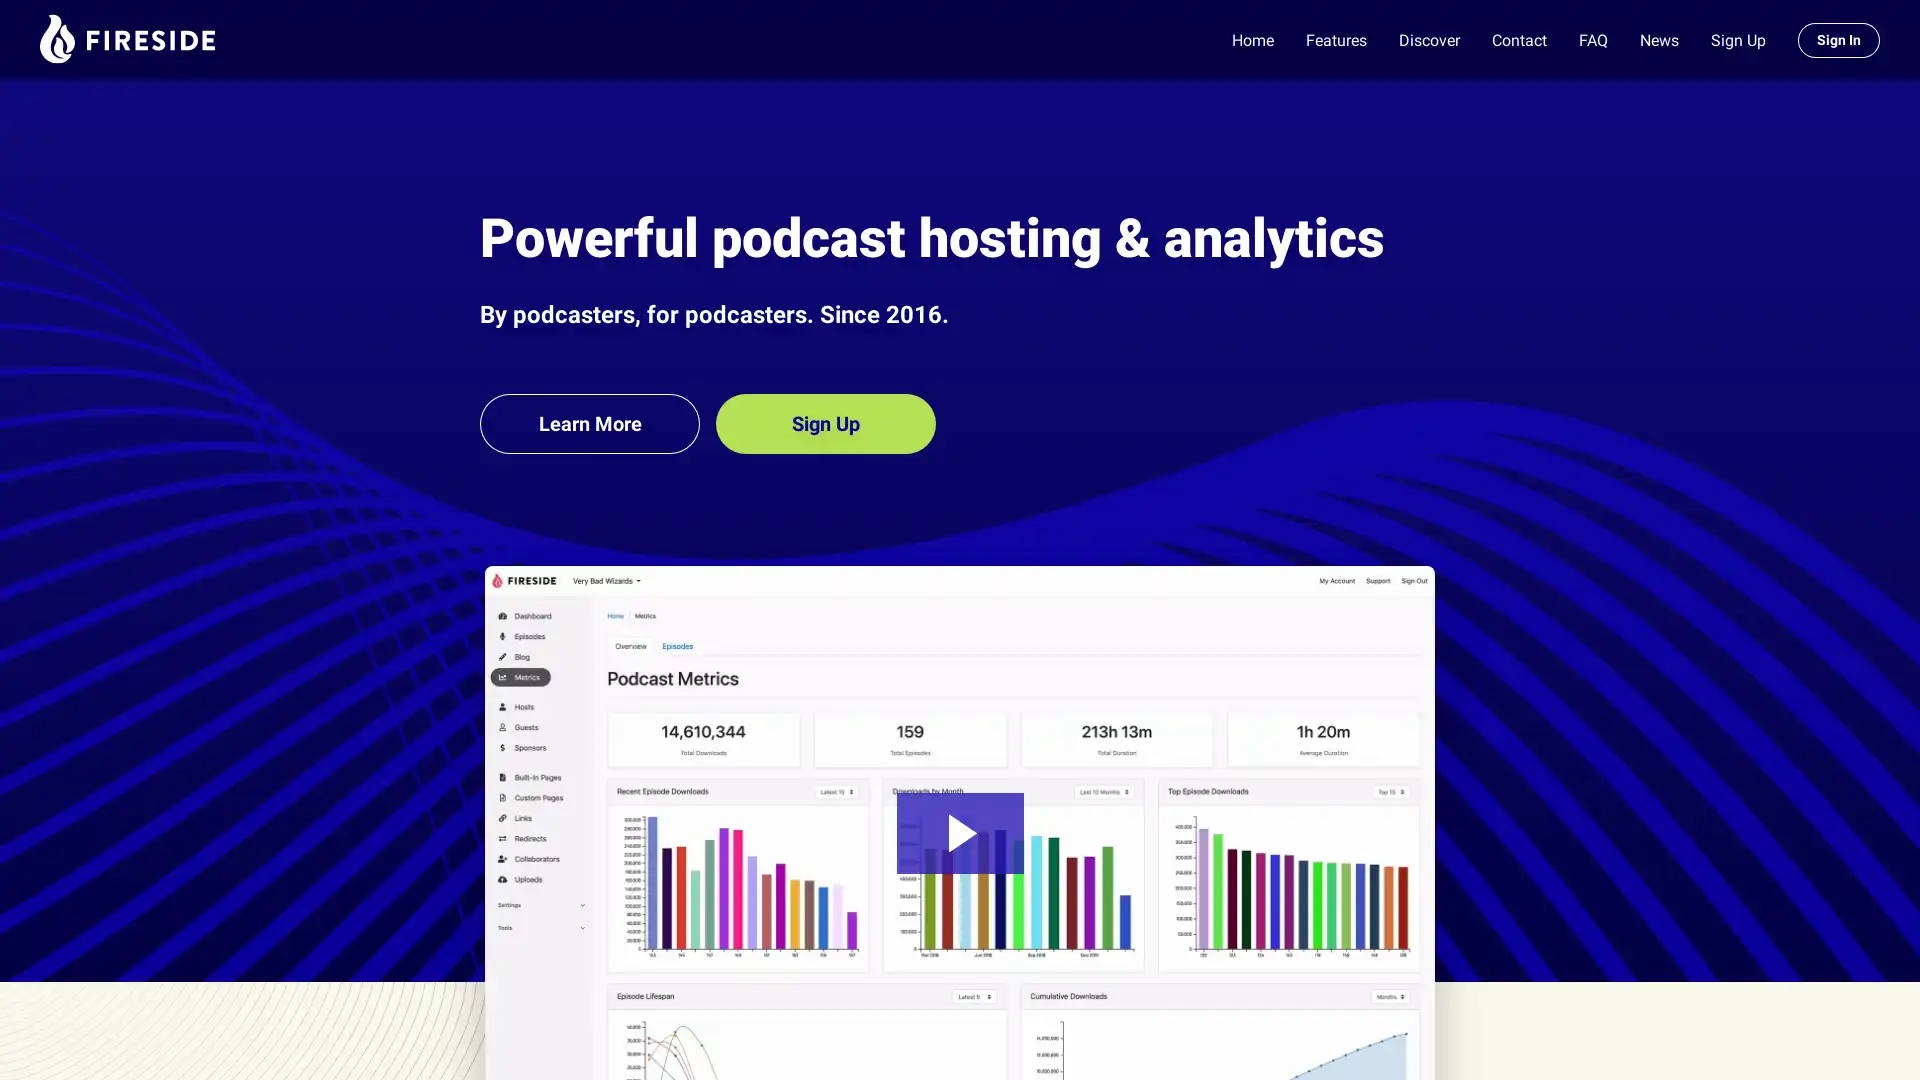 The image size is (1920, 1080). Describe the element at coordinates (958, 832) in the screenshot. I see `Play` at that location.